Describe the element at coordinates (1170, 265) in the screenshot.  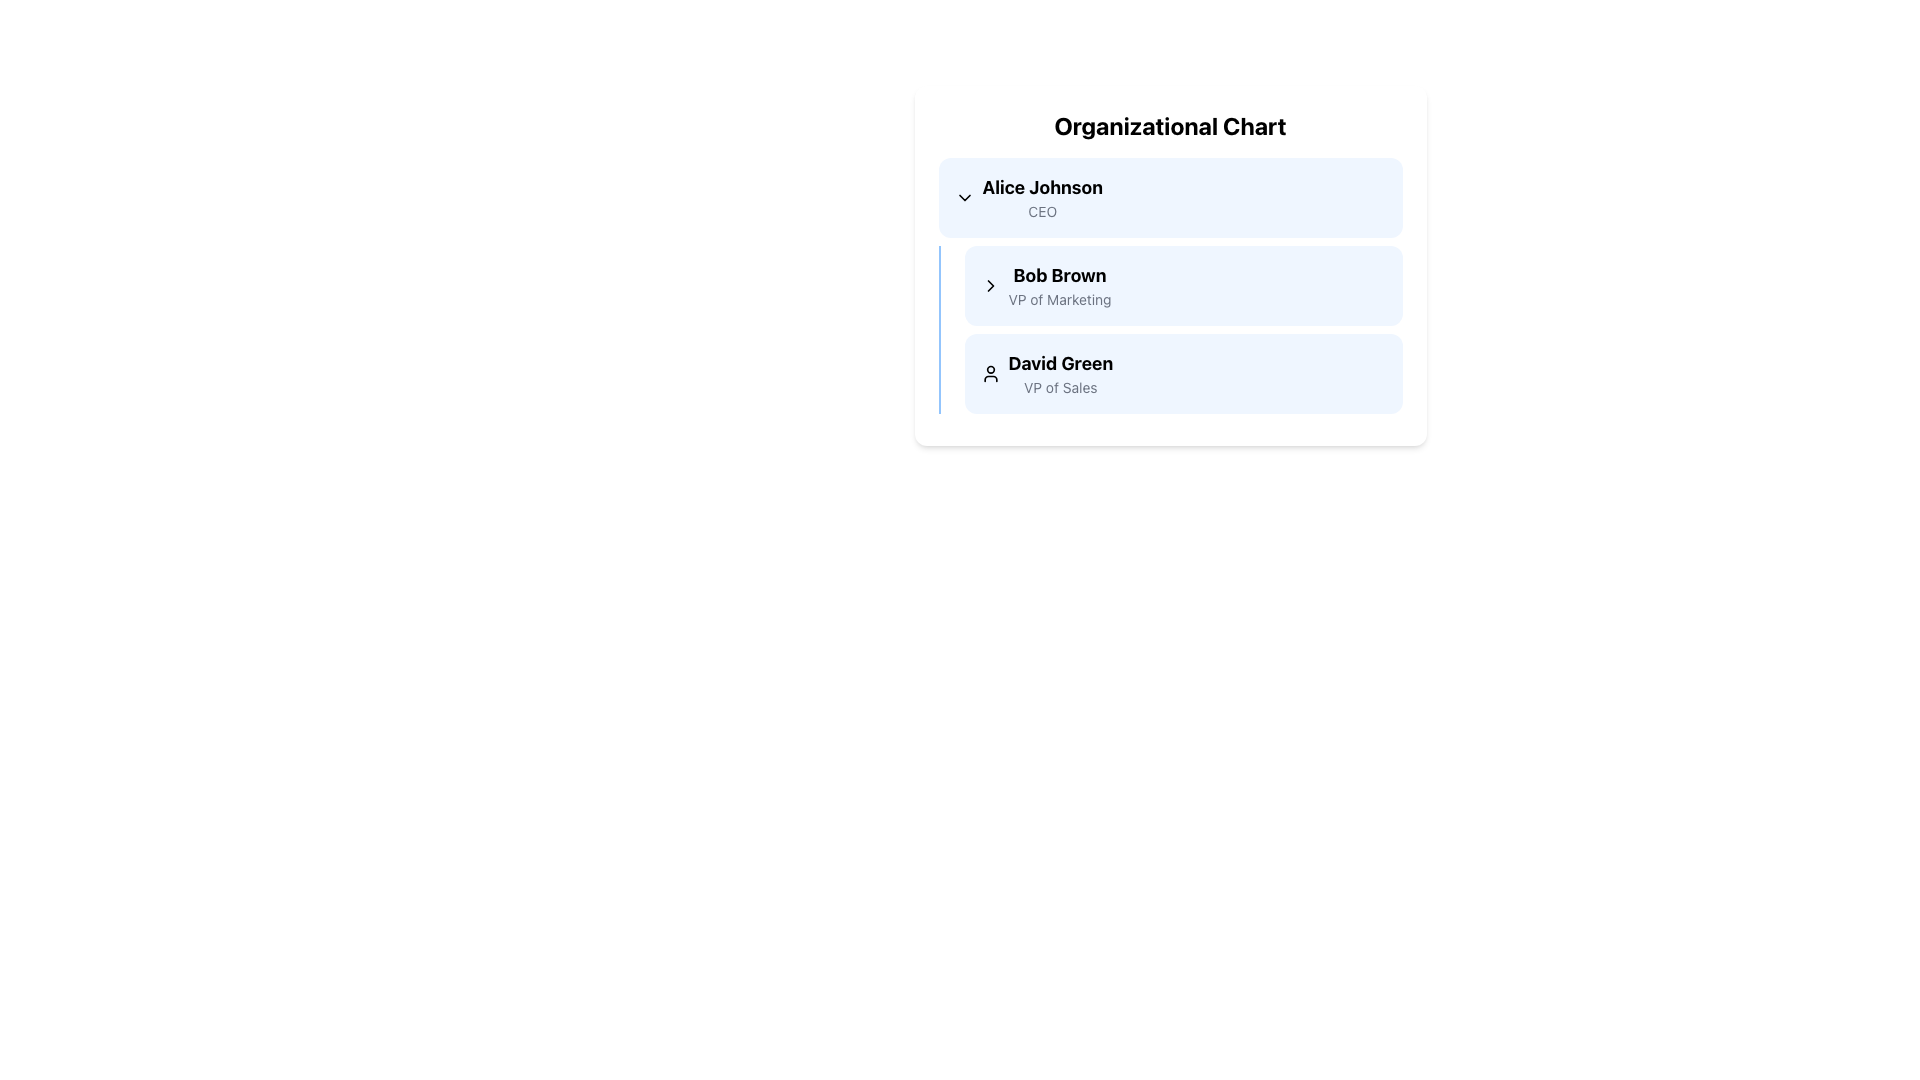
I see `the card presenting details about 'Bob Brown', the second card in the organizational chart, located between 'Alice Johnson' and 'David Green'` at that location.